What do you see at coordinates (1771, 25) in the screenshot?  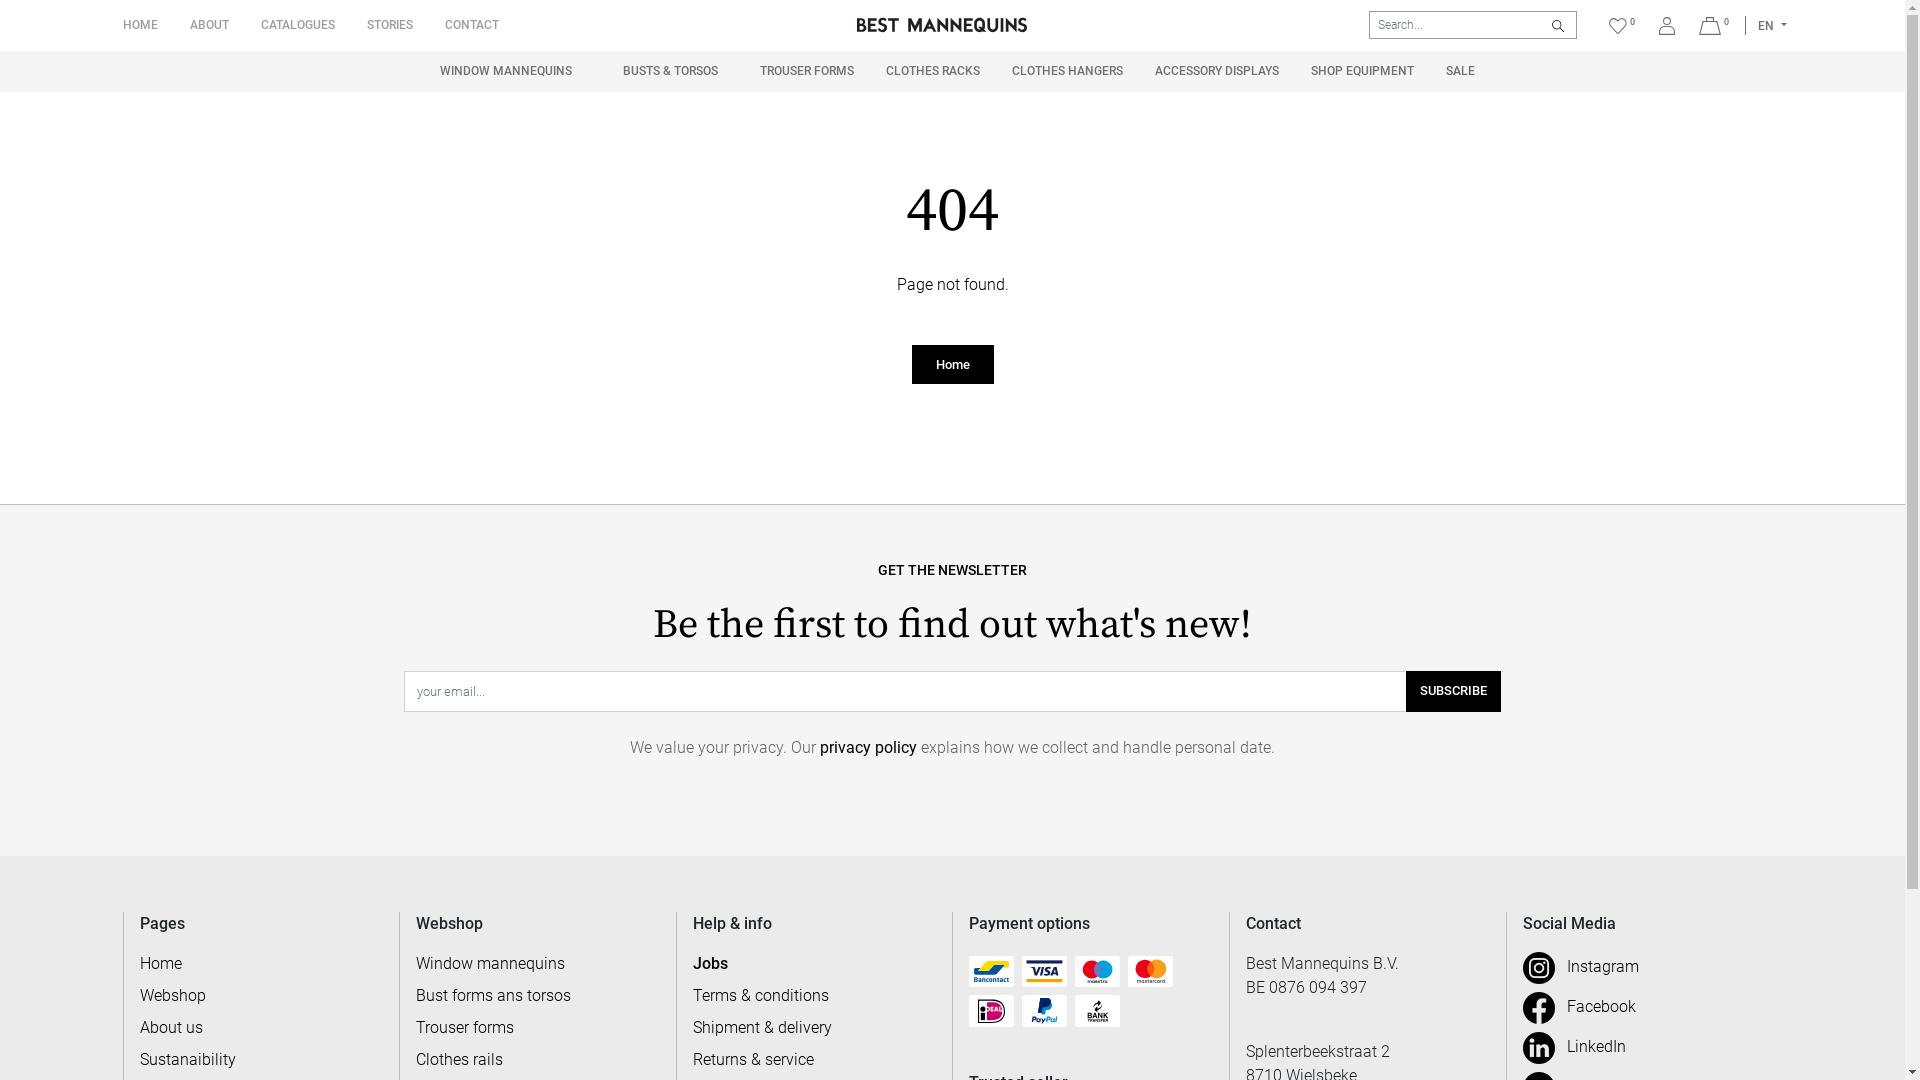 I see `'EN'` at bounding box center [1771, 25].